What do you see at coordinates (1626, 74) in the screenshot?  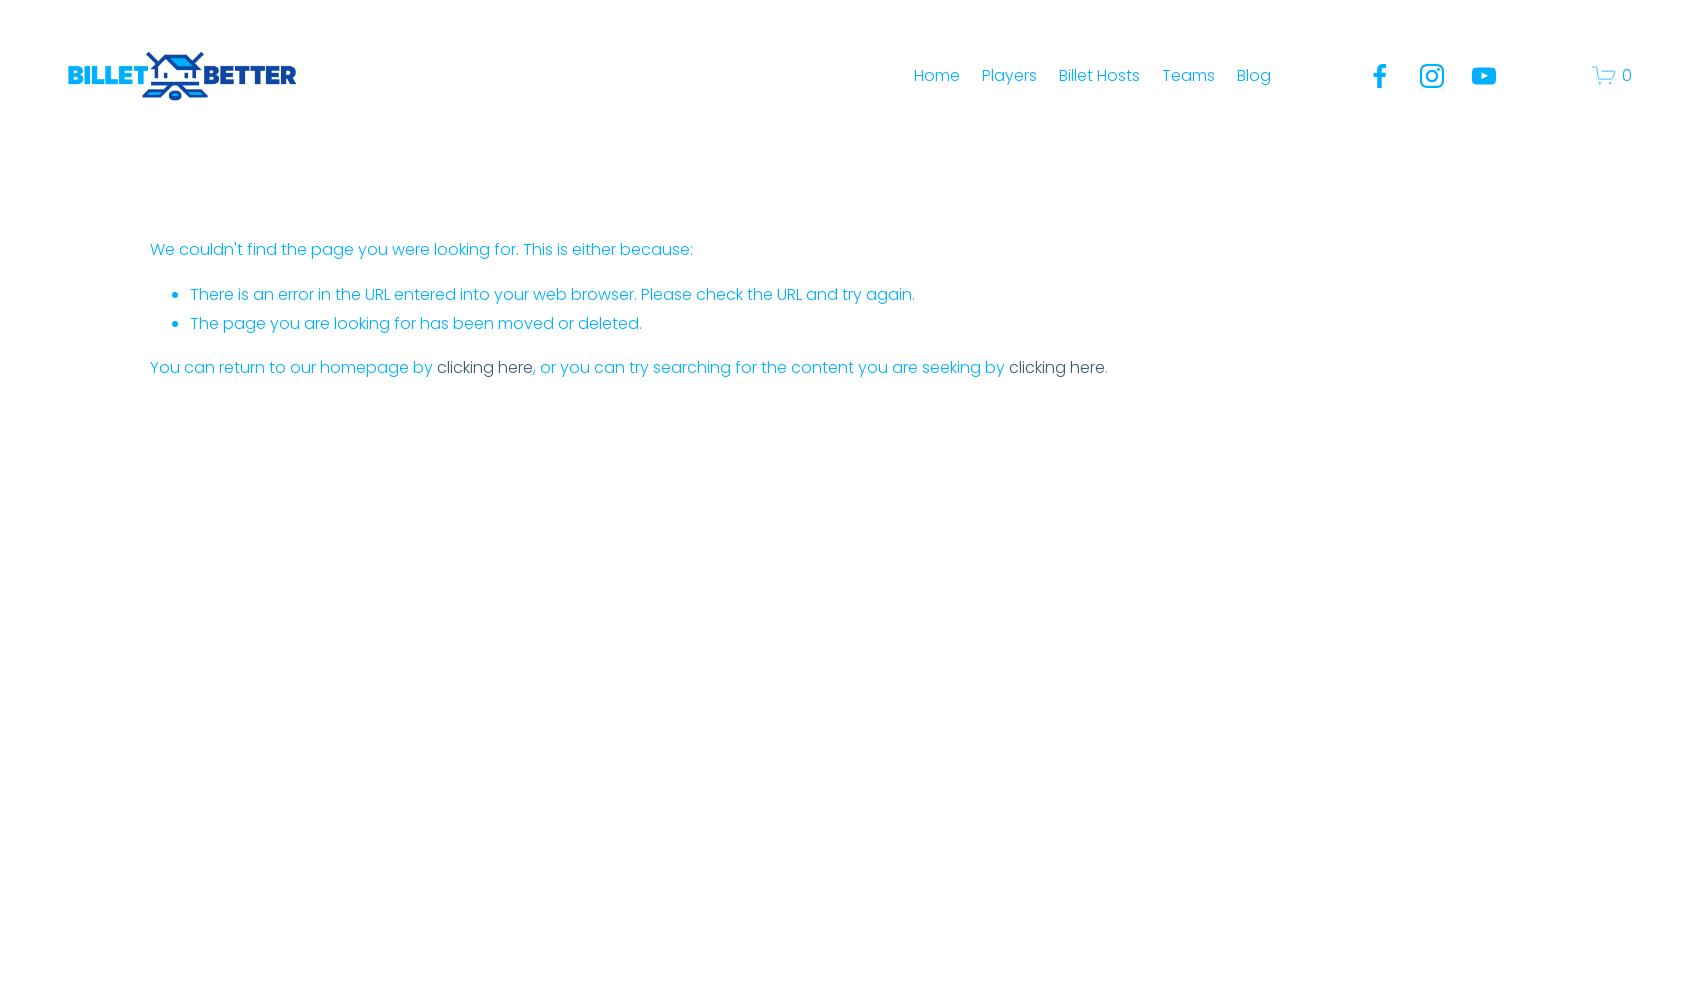 I see `'0'` at bounding box center [1626, 74].